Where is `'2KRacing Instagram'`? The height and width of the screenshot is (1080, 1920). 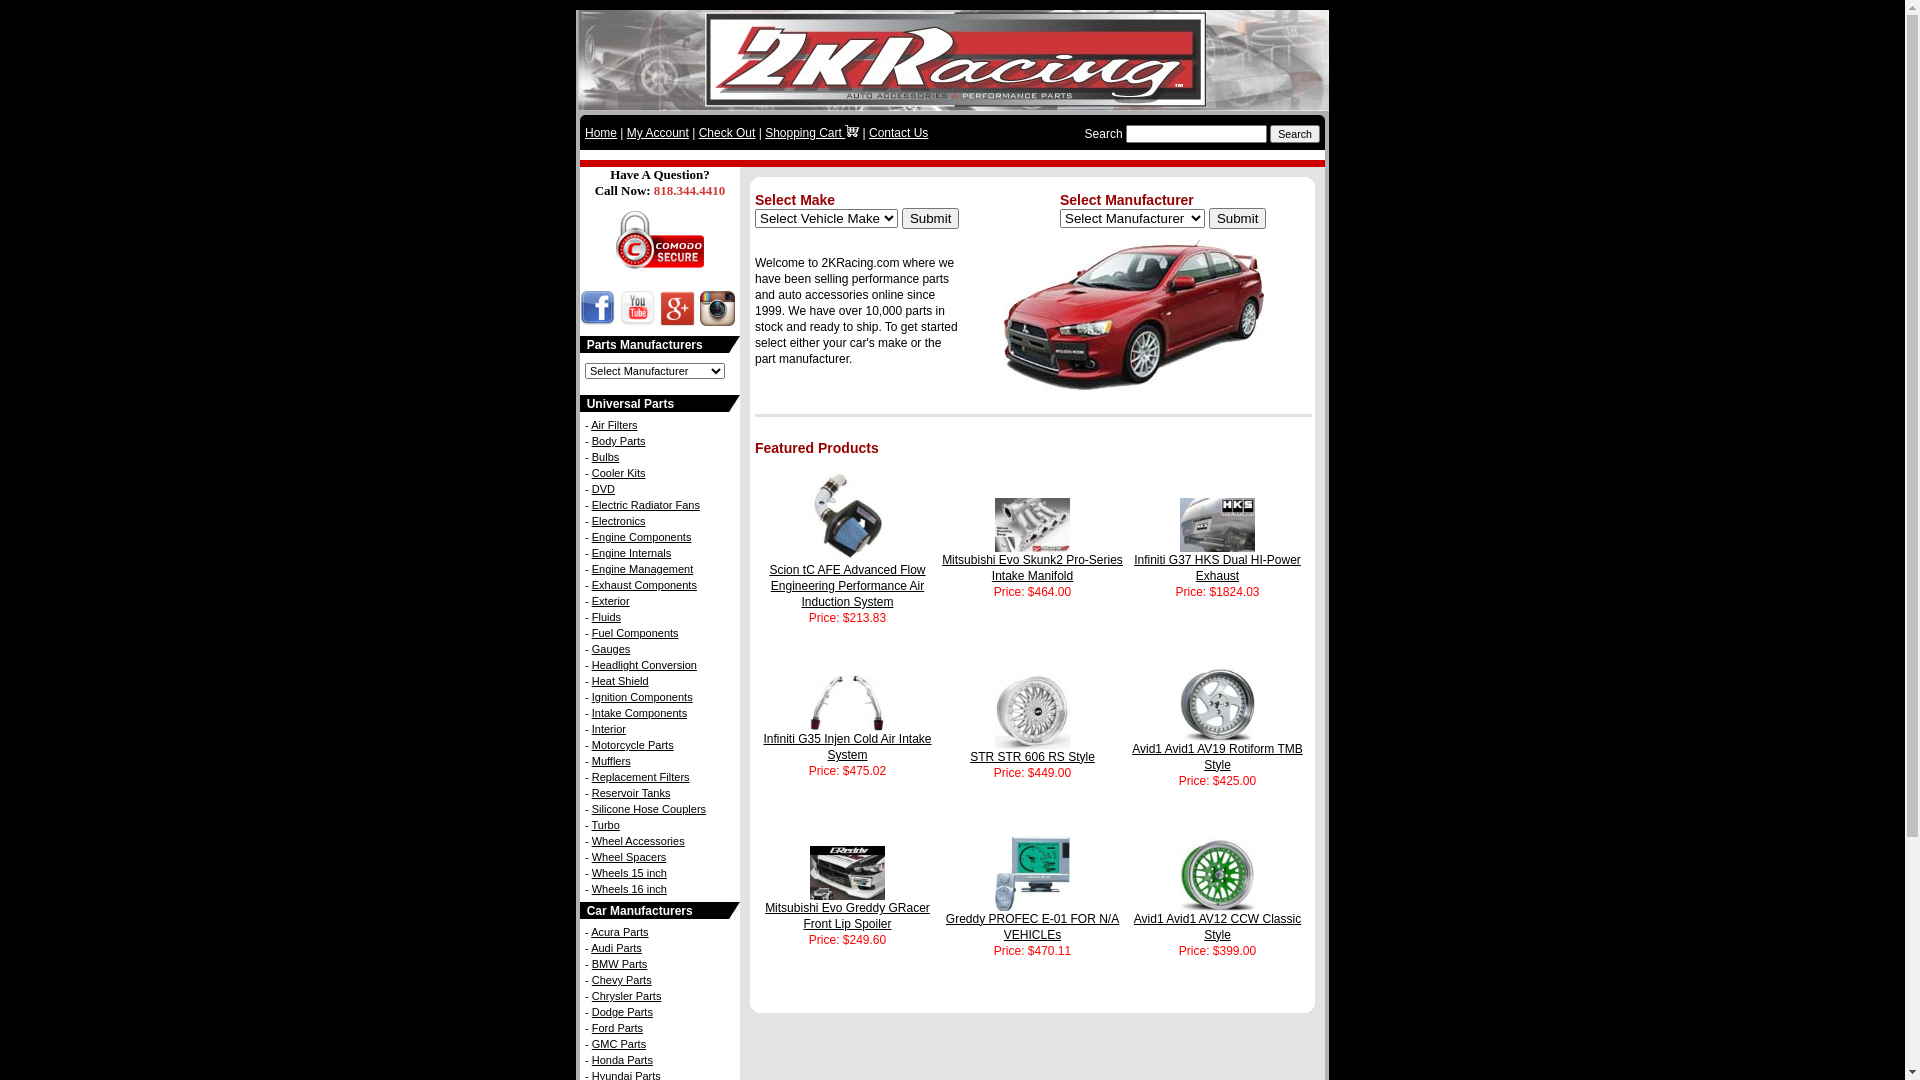 '2KRacing Instagram' is located at coordinates (715, 319).